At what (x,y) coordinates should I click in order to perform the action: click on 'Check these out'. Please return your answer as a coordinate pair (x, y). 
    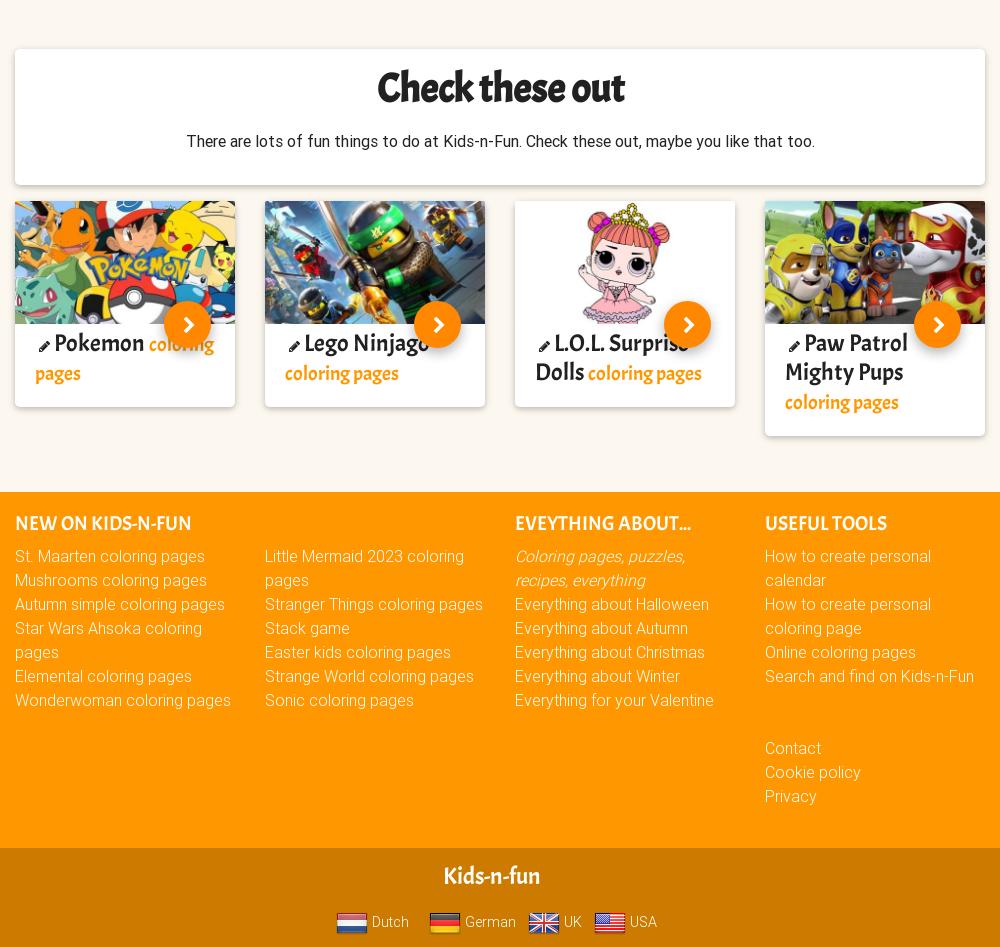
    Looking at the image, I should click on (376, 87).